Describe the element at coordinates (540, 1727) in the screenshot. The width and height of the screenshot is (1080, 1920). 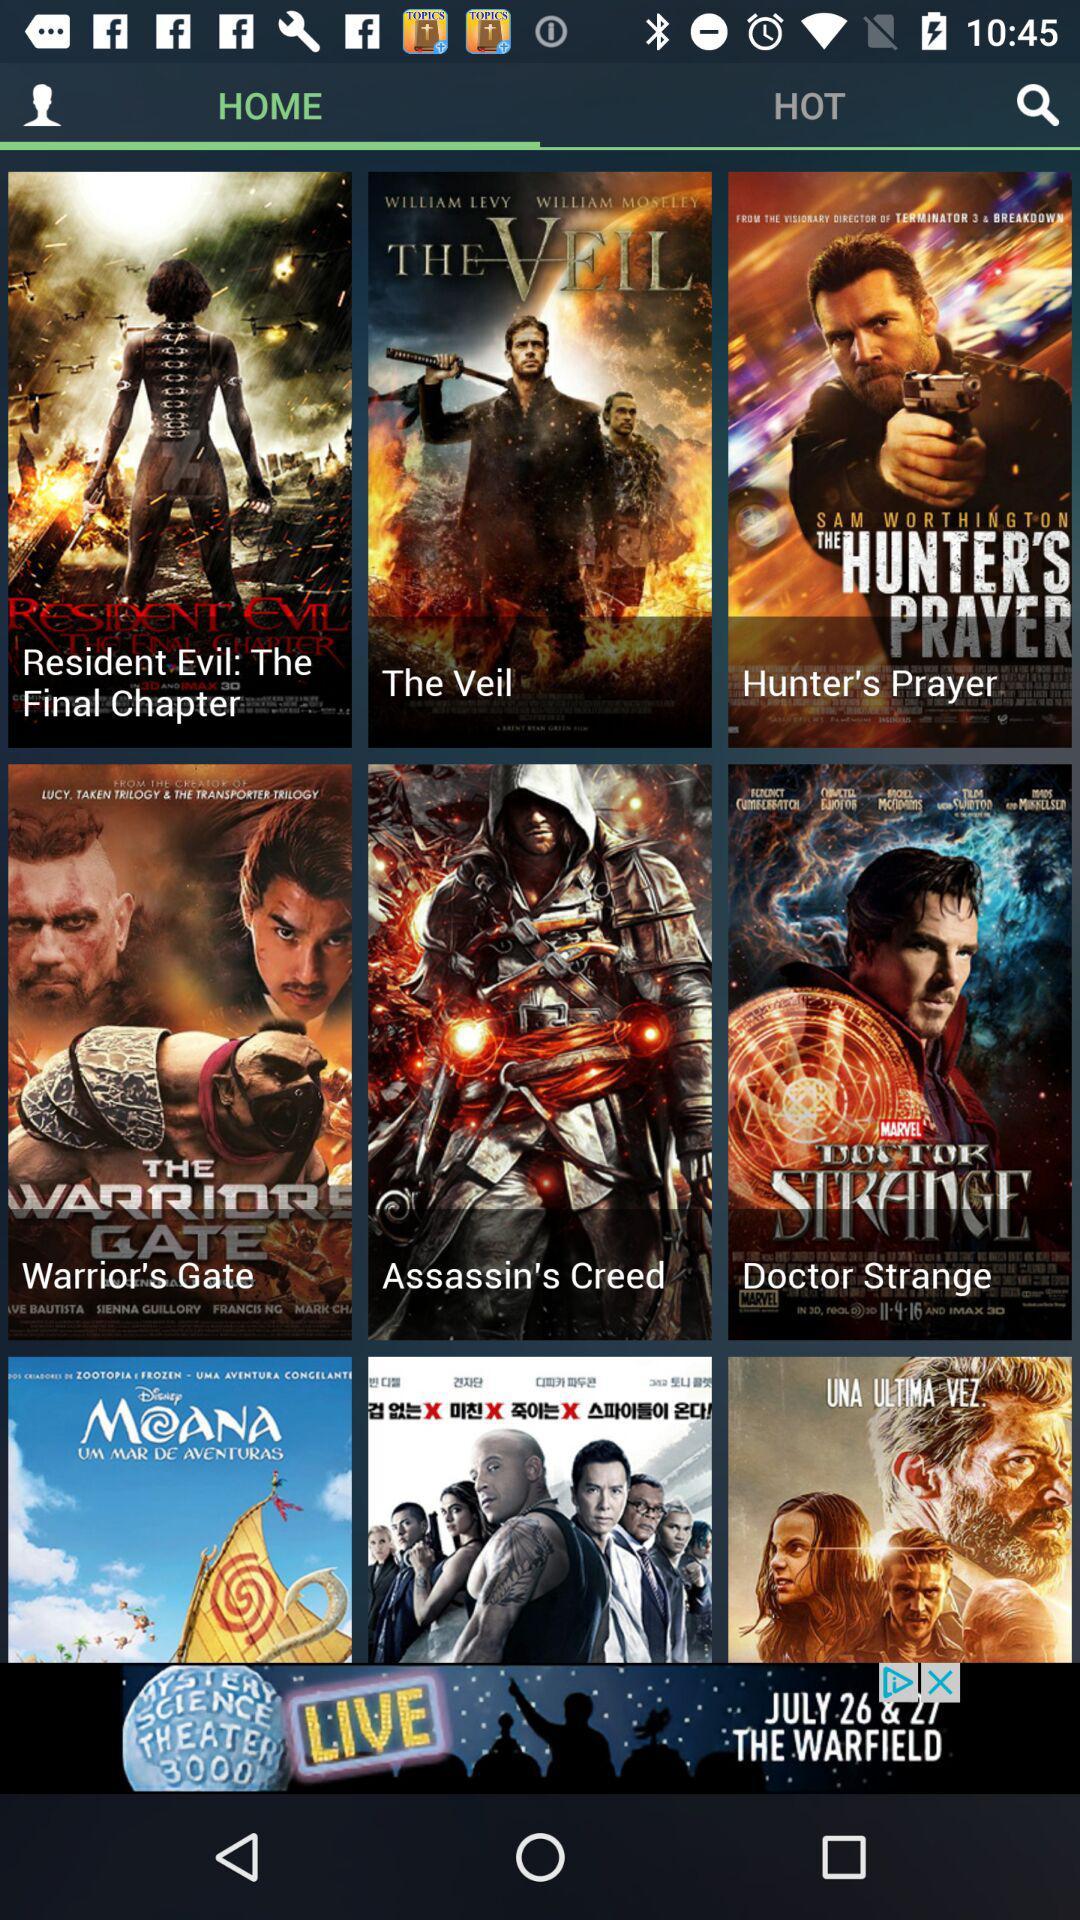
I see `advertisement` at that location.